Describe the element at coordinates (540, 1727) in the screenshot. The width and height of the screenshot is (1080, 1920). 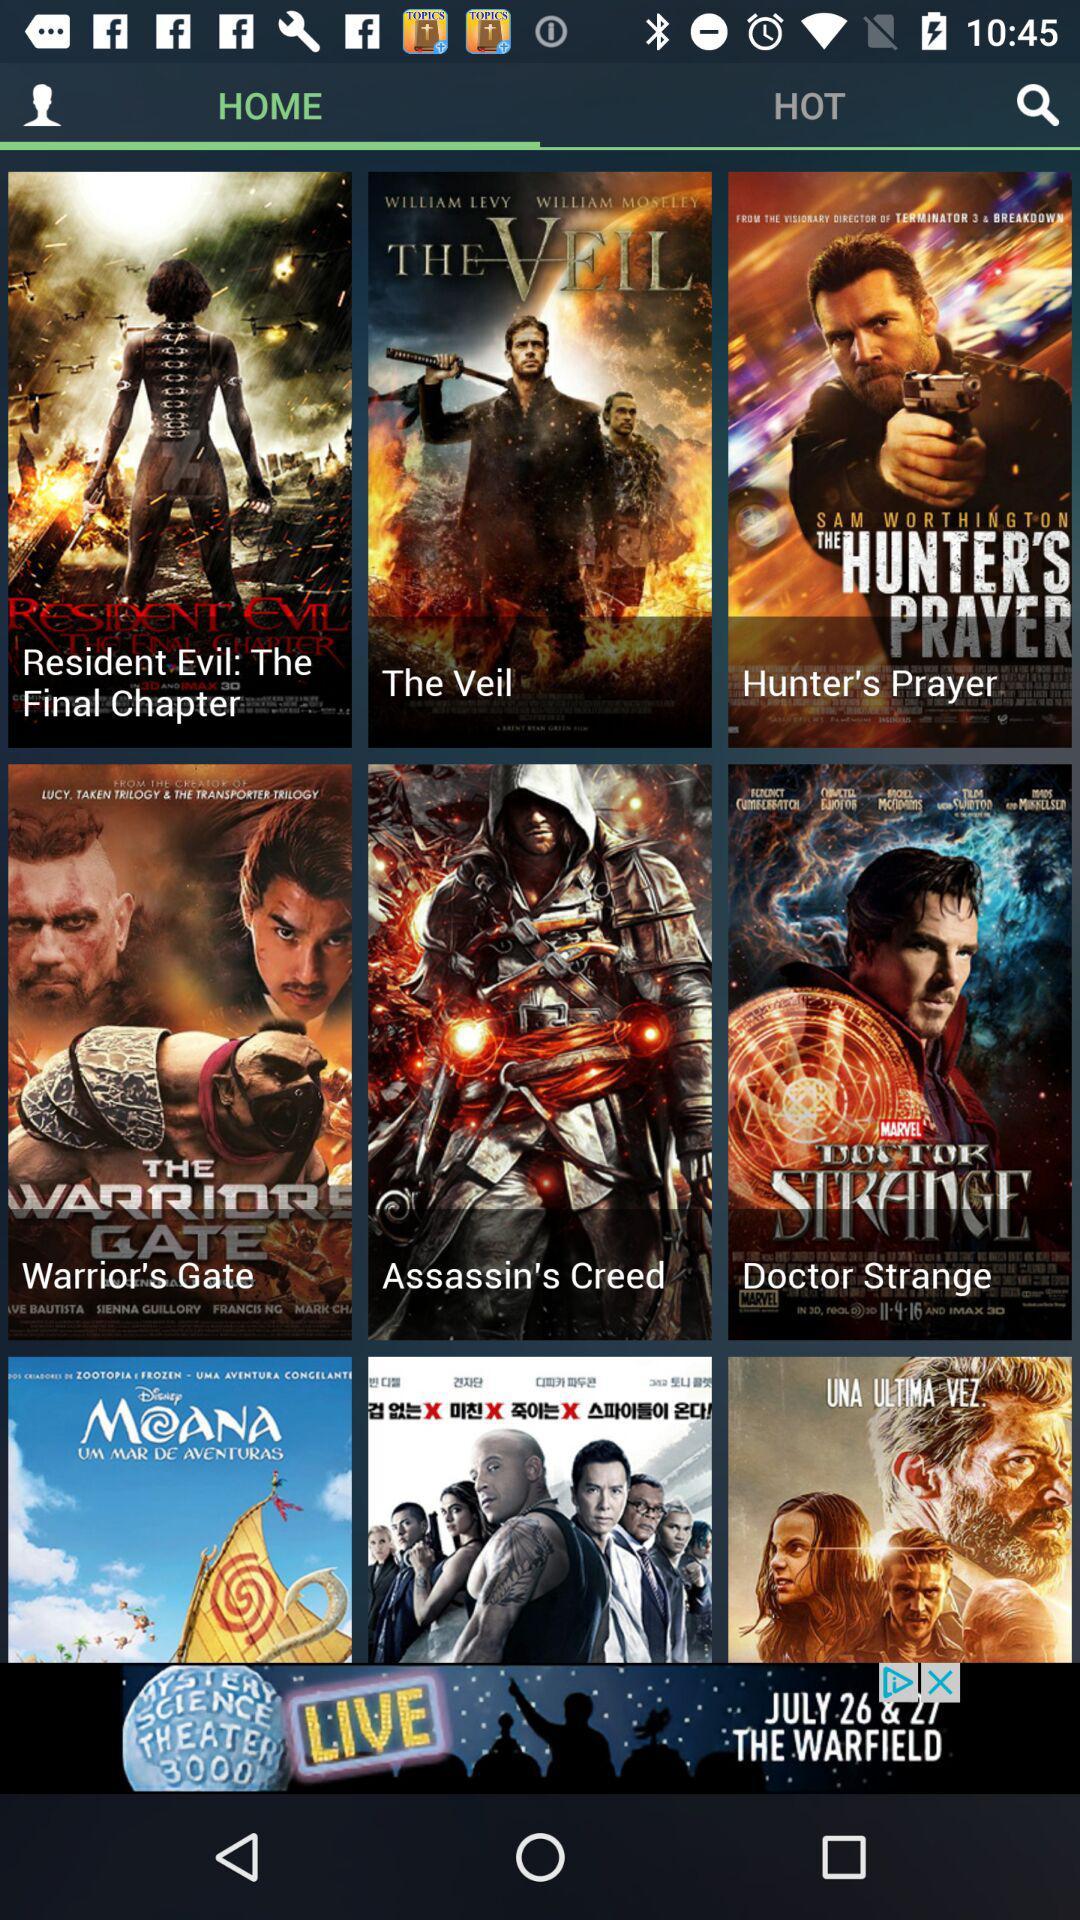
I see `advertisement` at that location.